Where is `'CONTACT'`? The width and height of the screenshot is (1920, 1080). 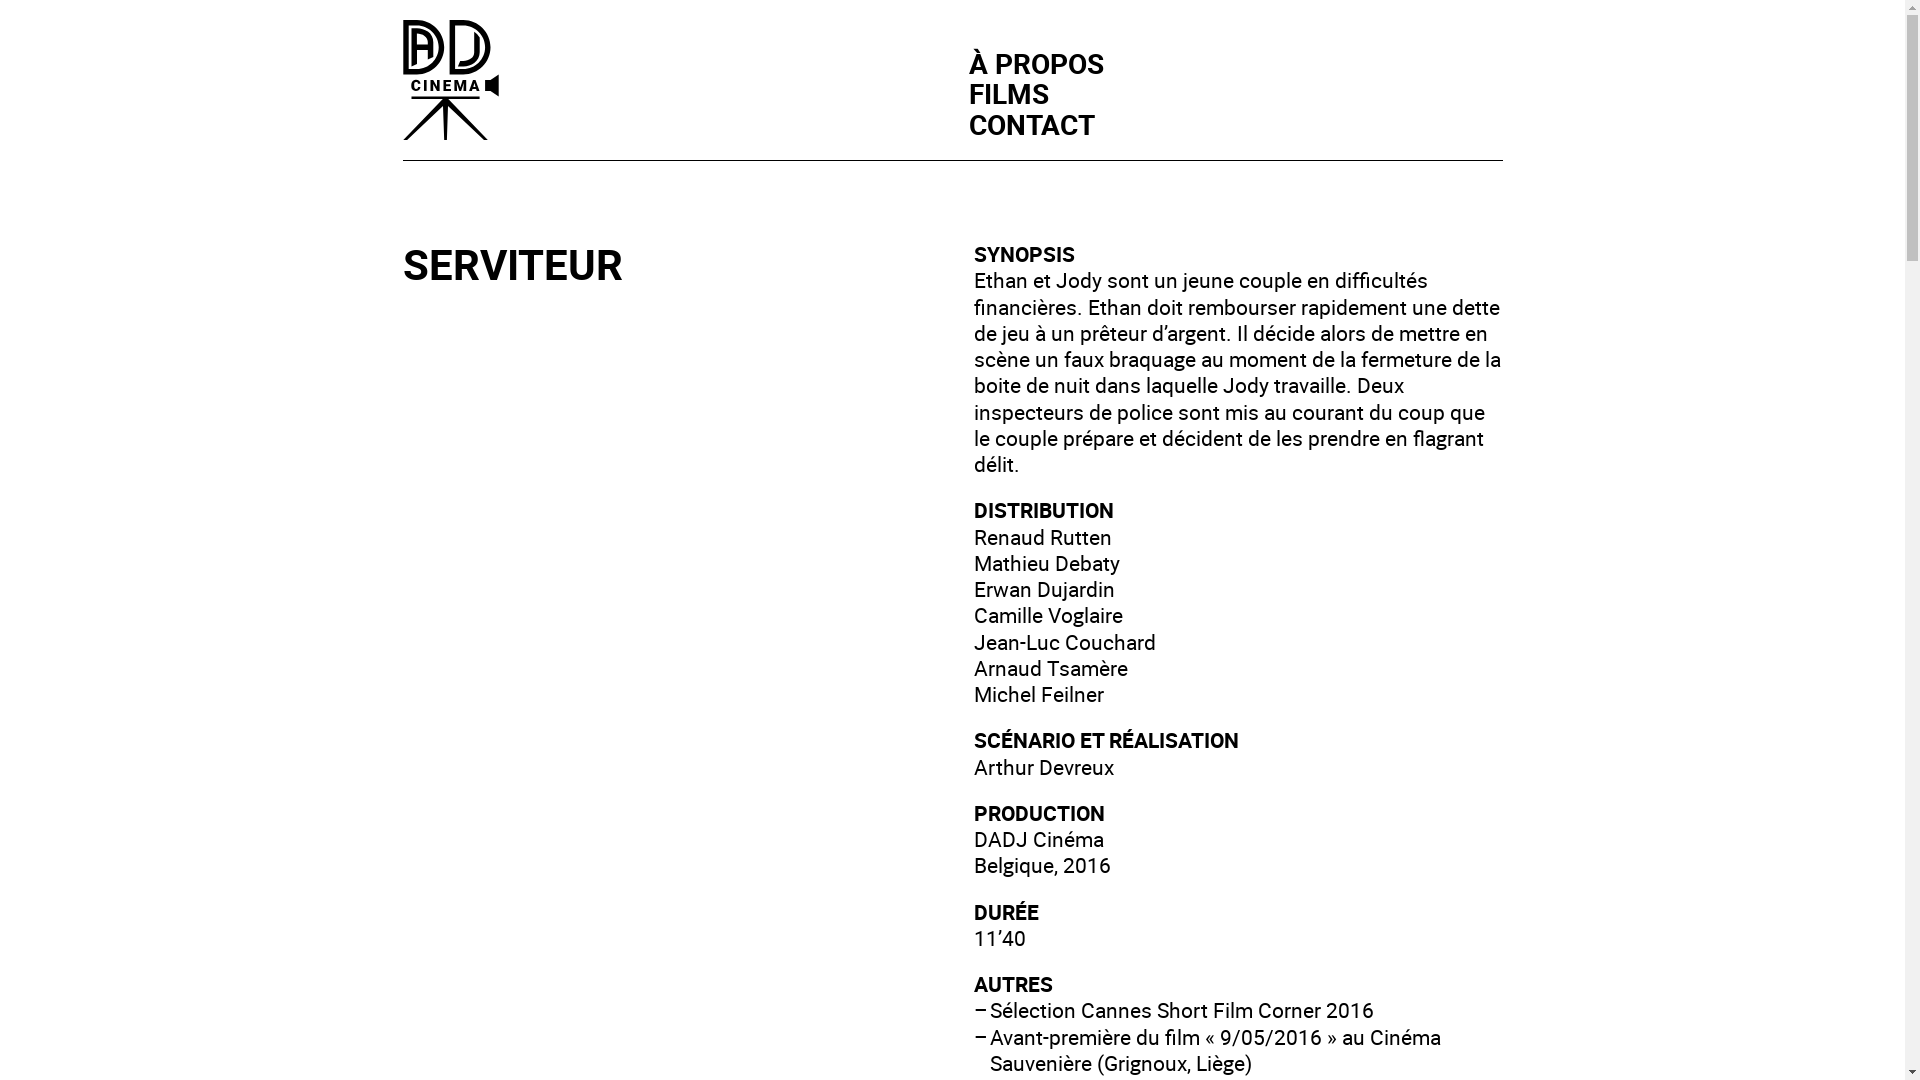
'CONTACT' is located at coordinates (1031, 123).